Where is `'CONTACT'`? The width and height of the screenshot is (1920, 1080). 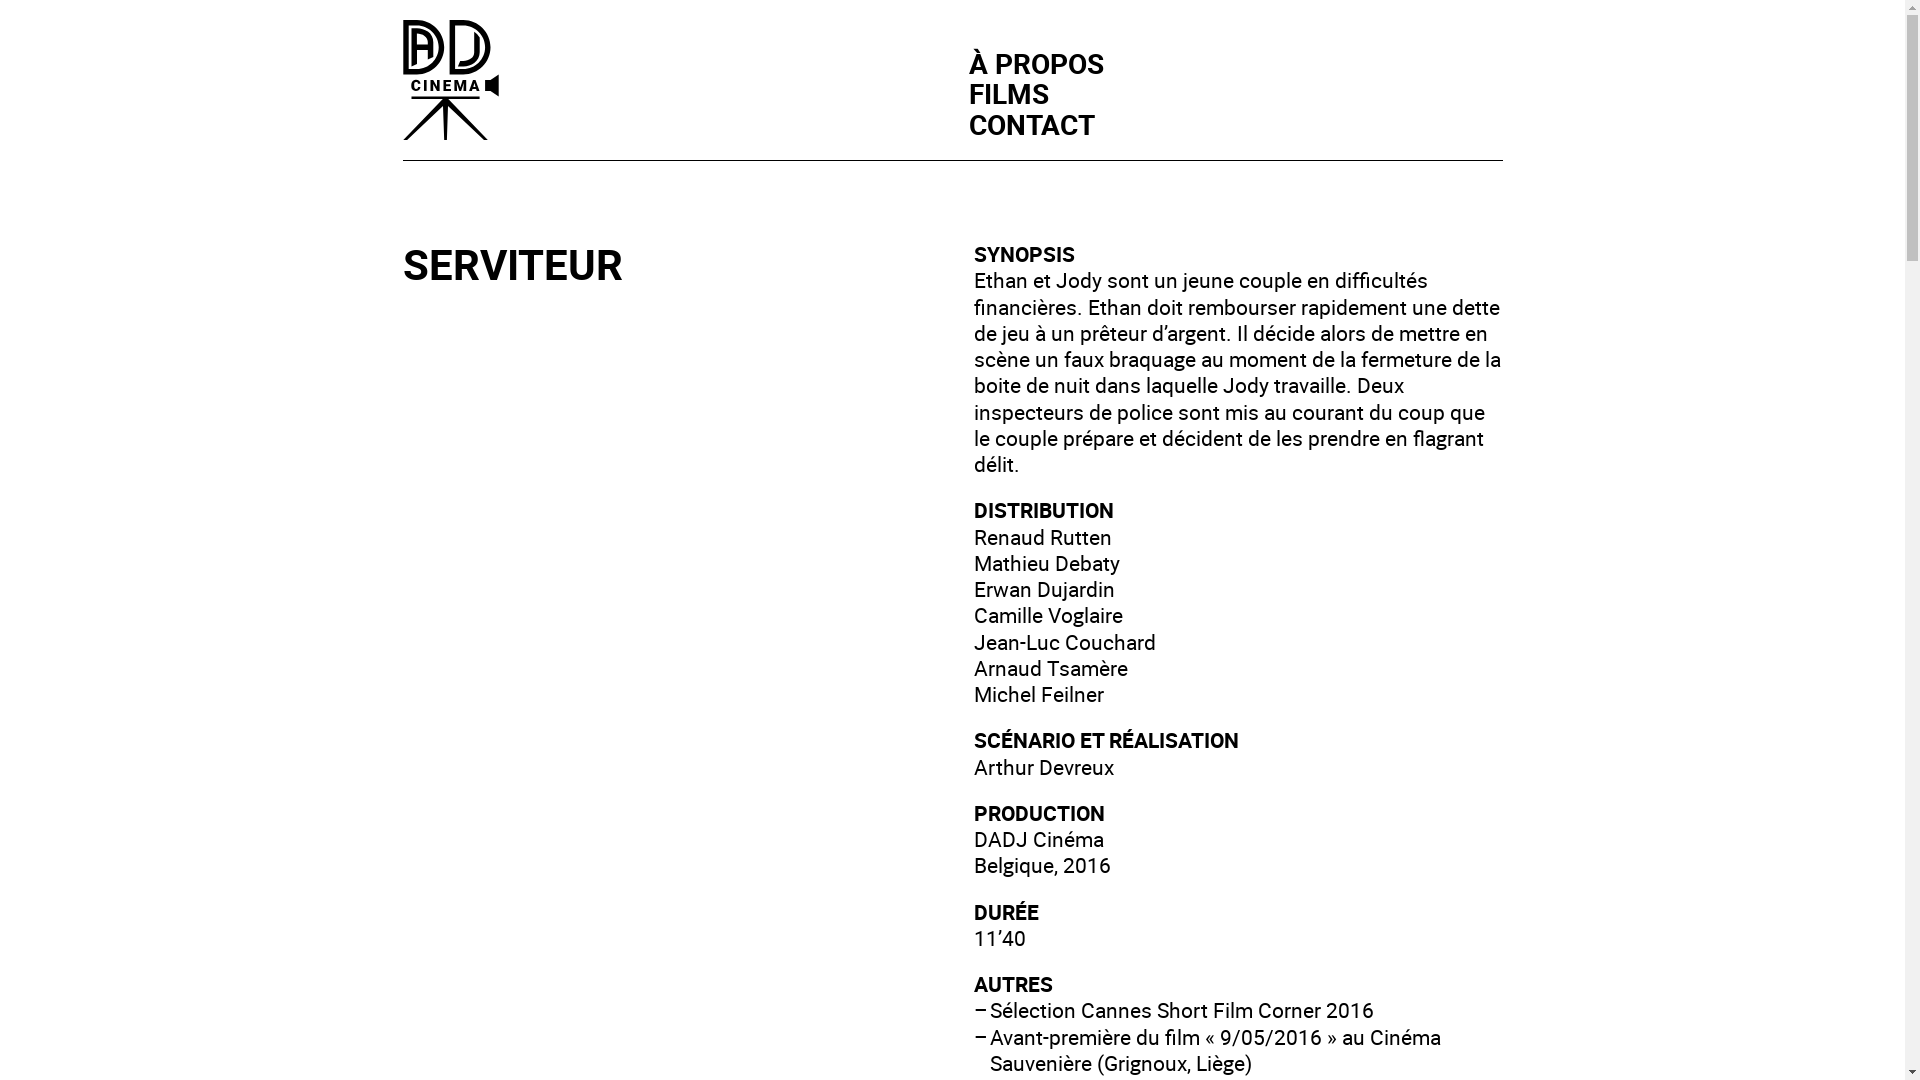
'CONTACT' is located at coordinates (1031, 123).